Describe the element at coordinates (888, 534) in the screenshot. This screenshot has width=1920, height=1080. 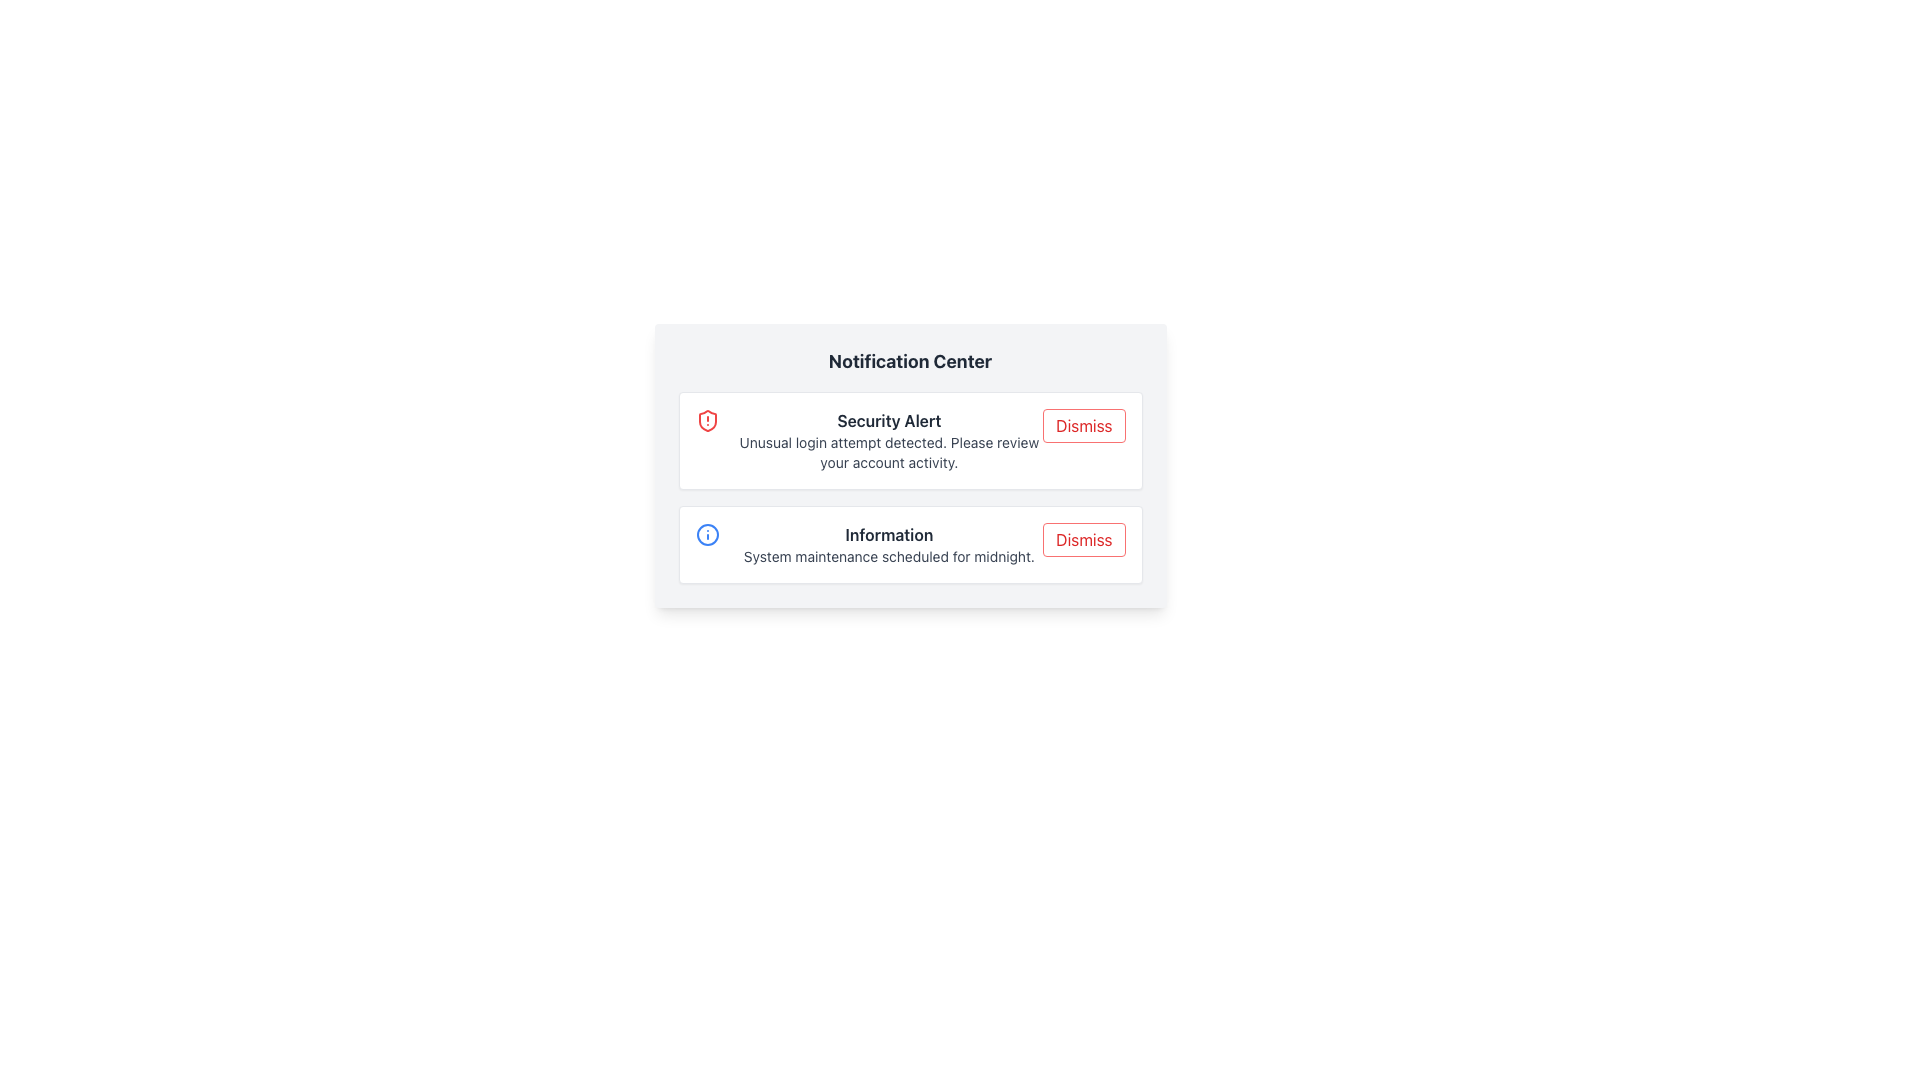
I see `the Text Label serving as the main title for the second notification card in the Notification Center interface, which is positioned above the descriptive text and to the left of the Dismiss button` at that location.